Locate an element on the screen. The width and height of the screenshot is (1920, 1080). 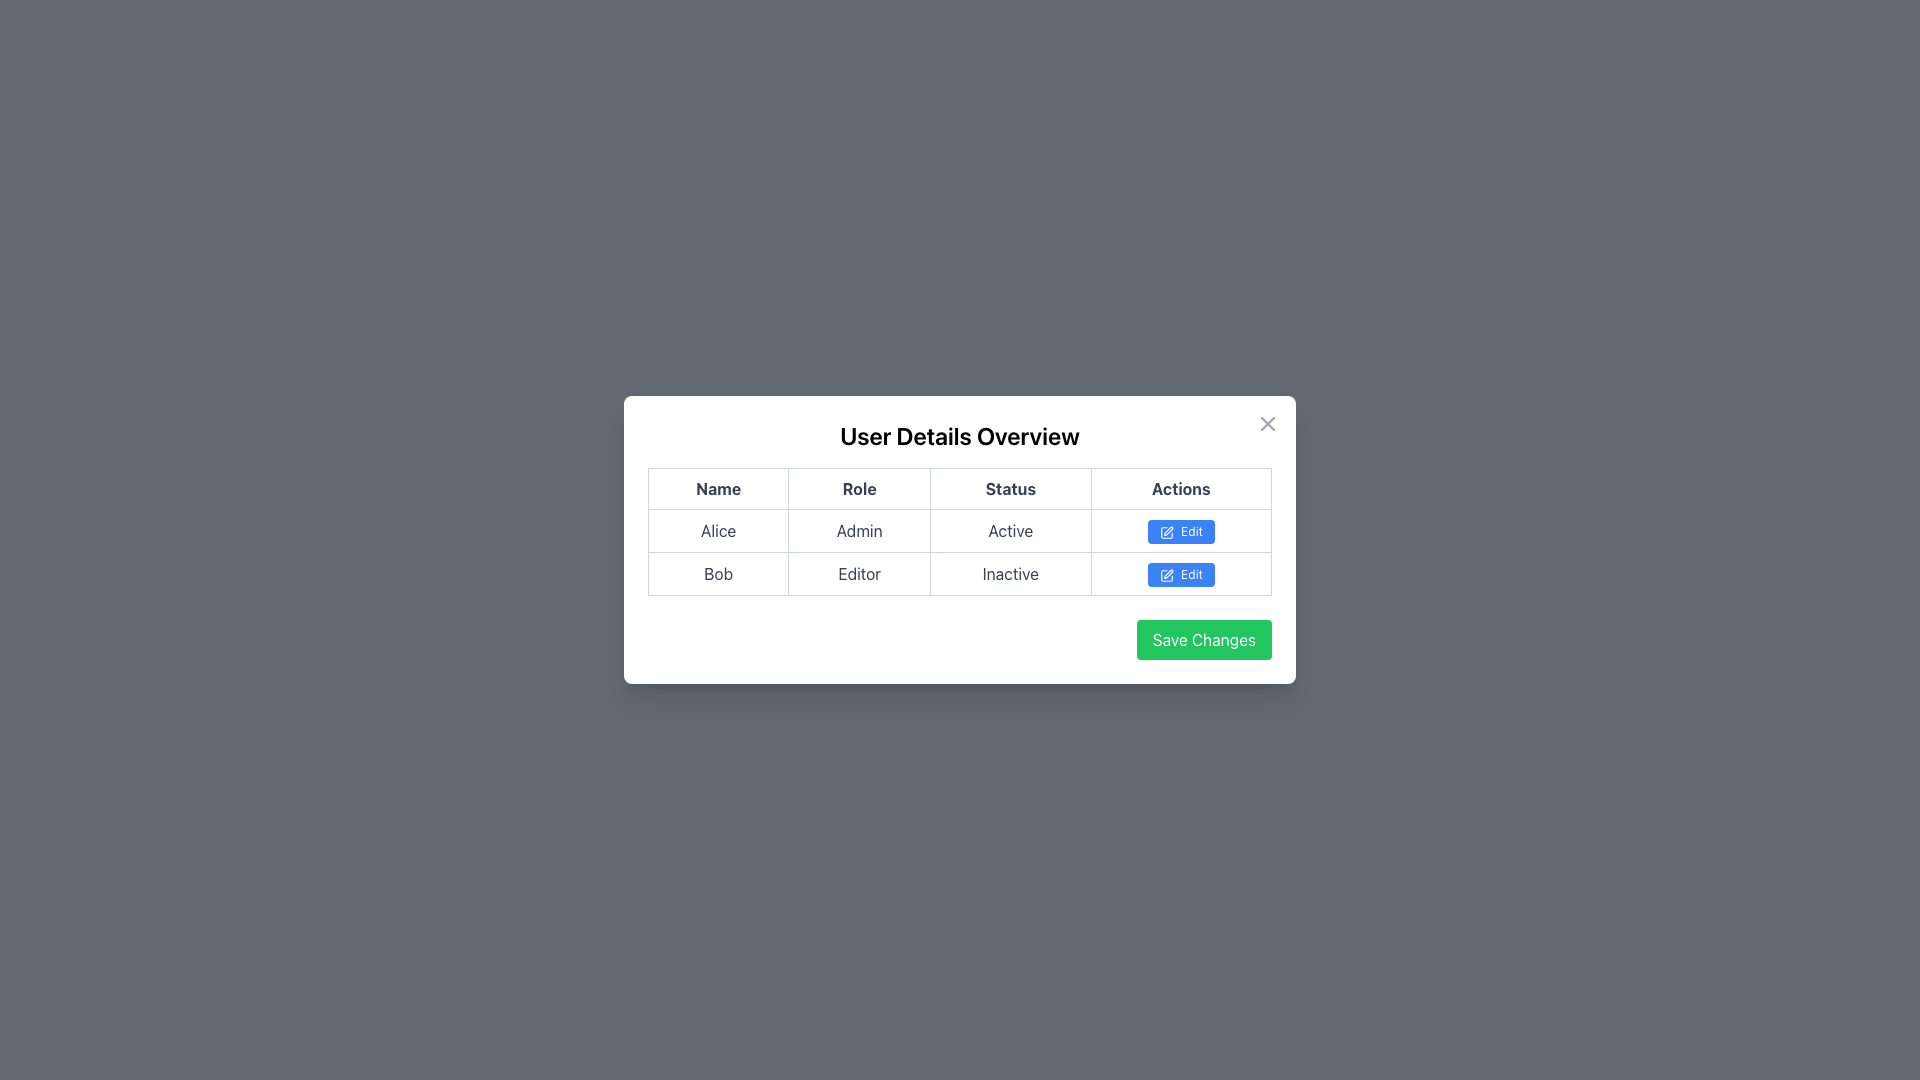
the second row in the tabular format displaying user information for 'Bob', which includes the role 'Editor', status 'Inactive', and an 'Edit' button is located at coordinates (960, 574).